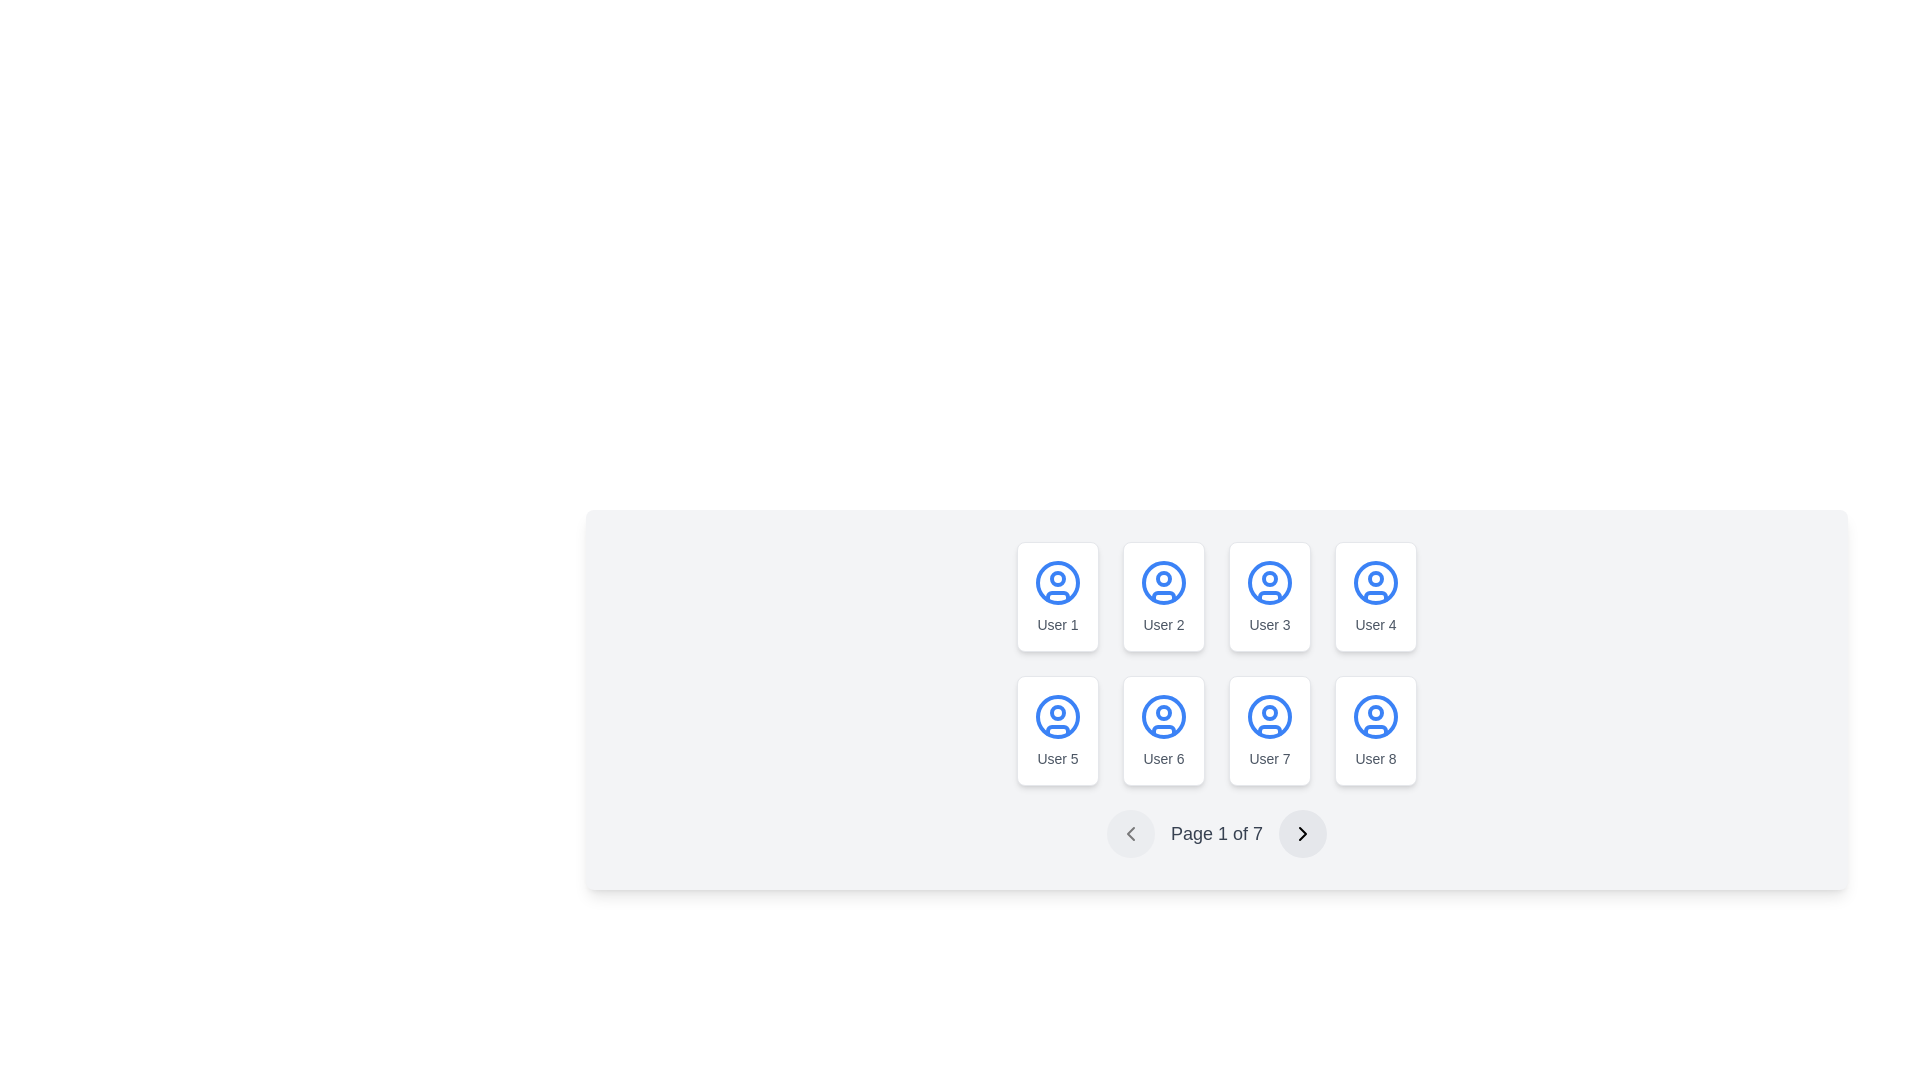  What do you see at coordinates (1163, 623) in the screenshot?
I see `the text label indicating the username or identifier of the user, located in the second cell of the top row beneath the circular blue icon` at bounding box center [1163, 623].